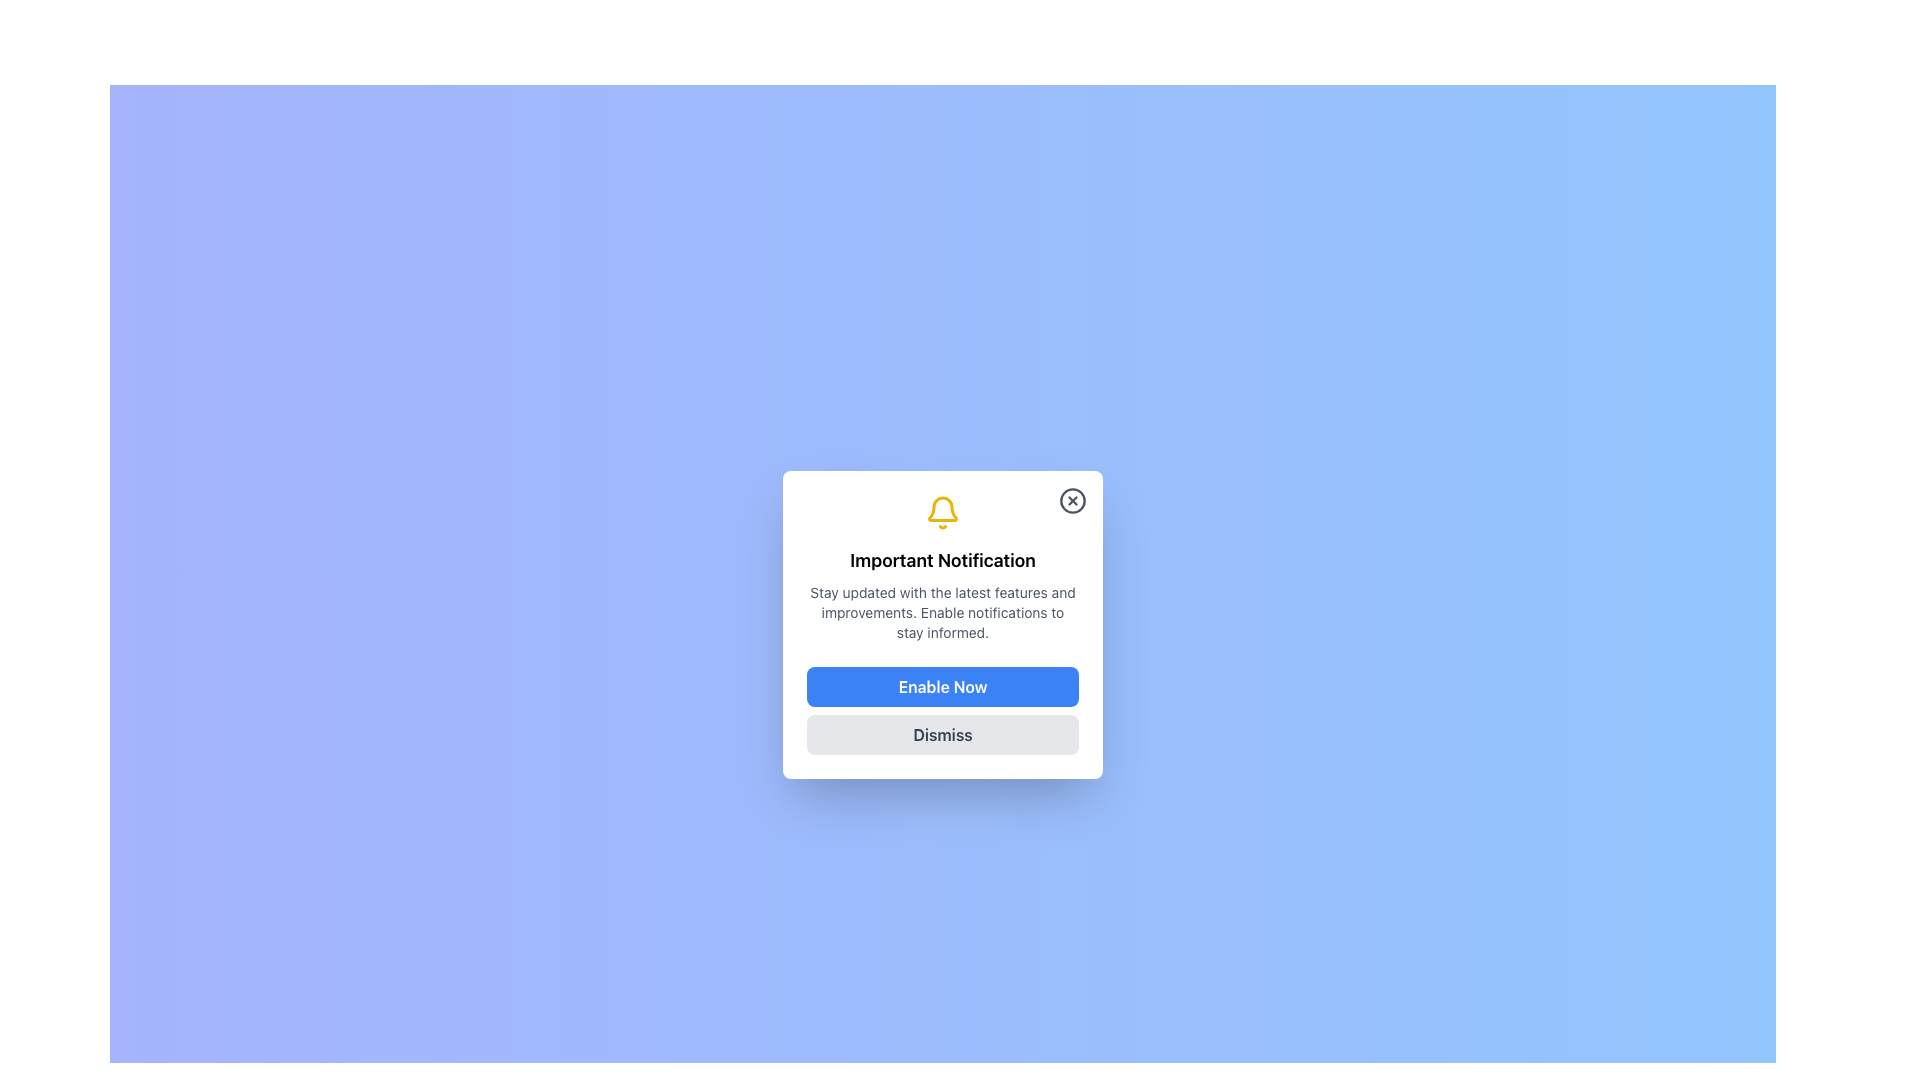  Describe the element at coordinates (1072, 500) in the screenshot. I see `the circular close icon located at the top-right corner of the notification card` at that location.